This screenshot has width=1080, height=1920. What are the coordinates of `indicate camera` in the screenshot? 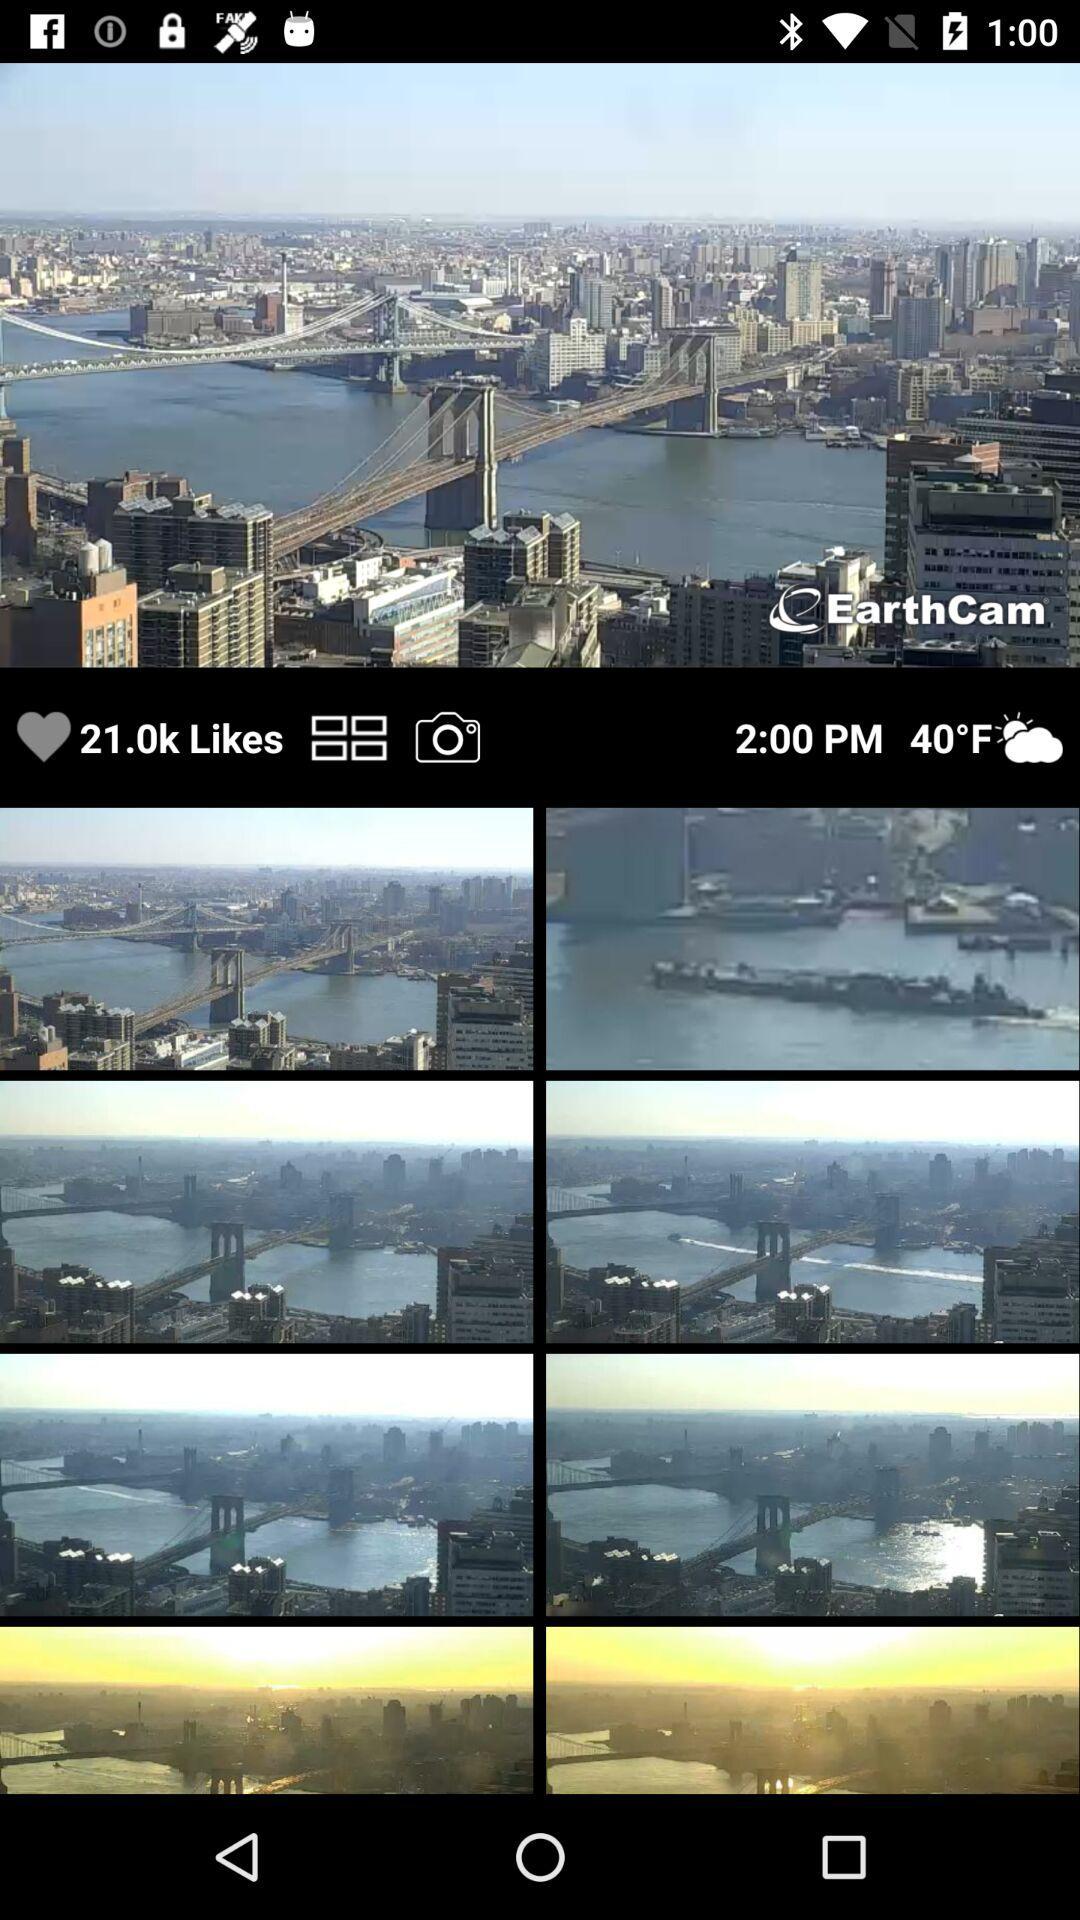 It's located at (446, 736).